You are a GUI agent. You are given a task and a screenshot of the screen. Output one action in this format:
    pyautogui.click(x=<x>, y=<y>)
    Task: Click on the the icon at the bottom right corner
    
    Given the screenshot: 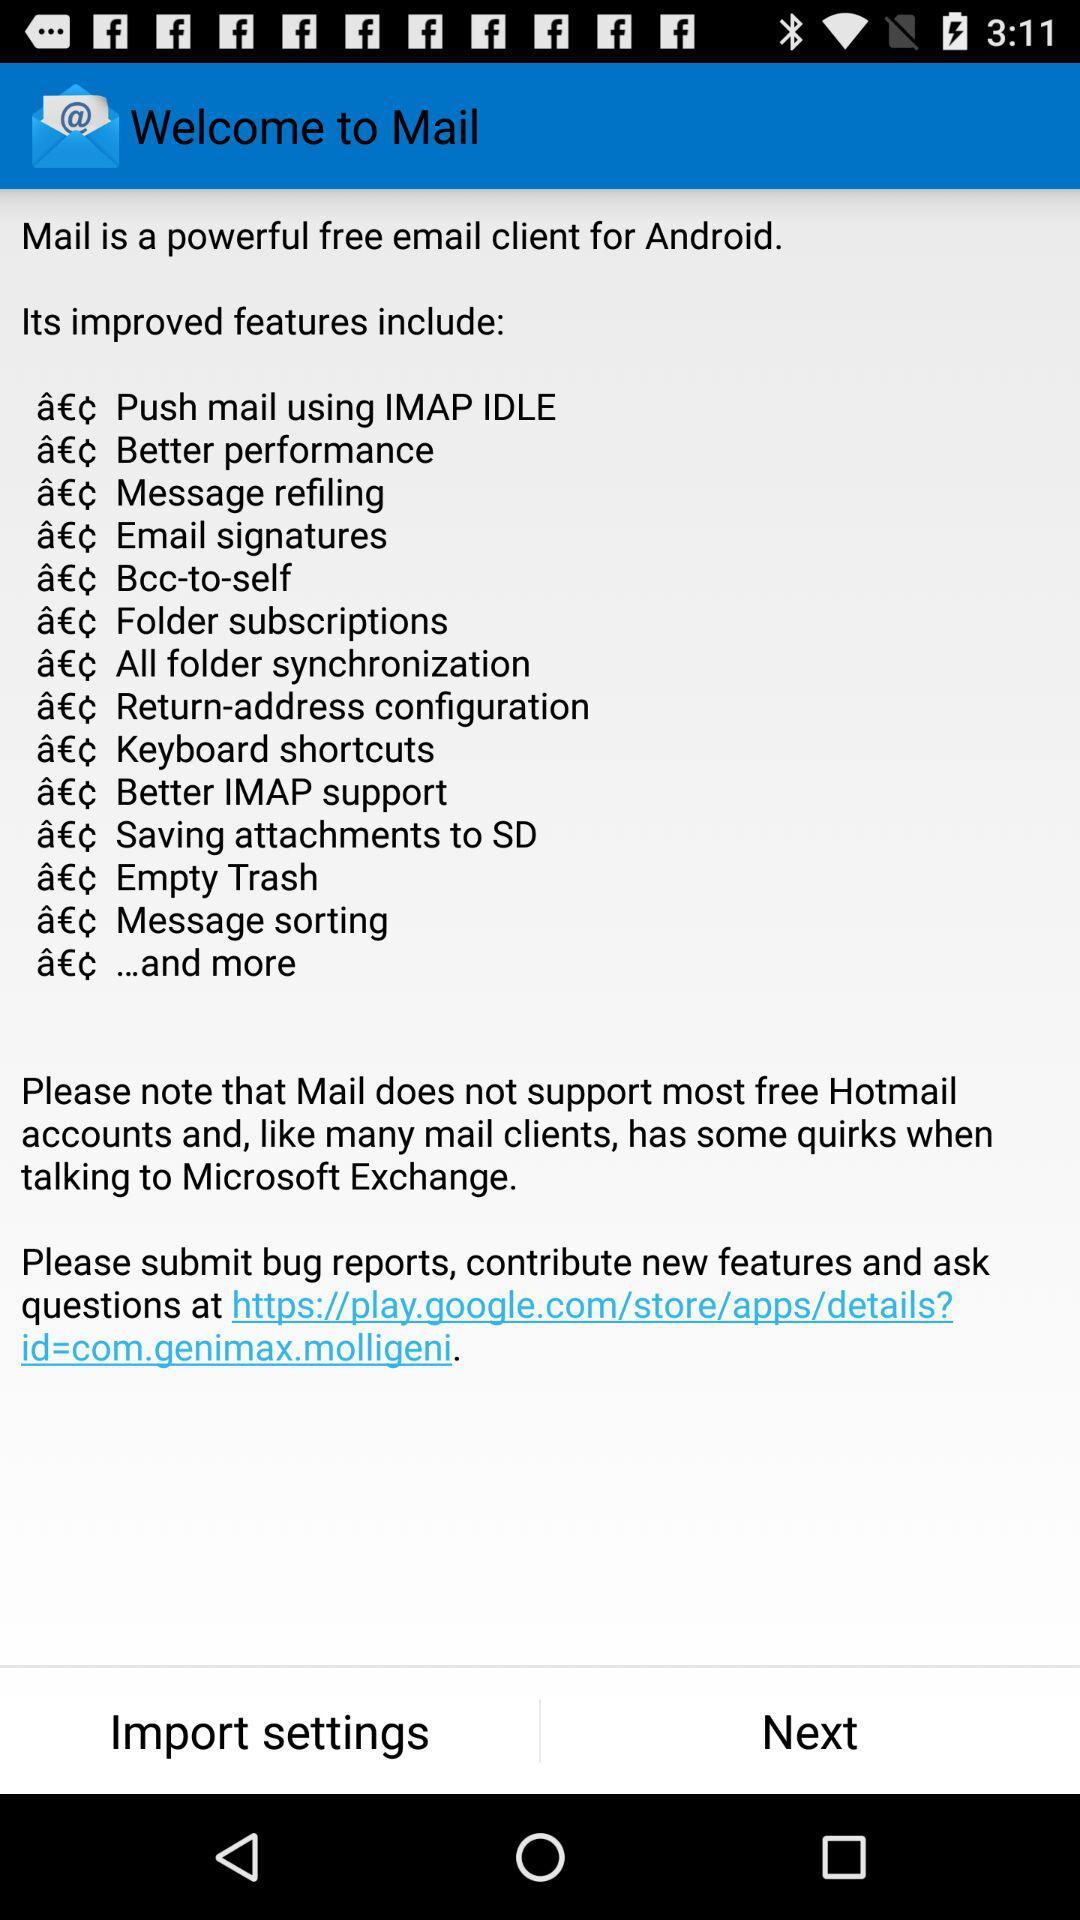 What is the action you would take?
    pyautogui.click(x=810, y=1730)
    